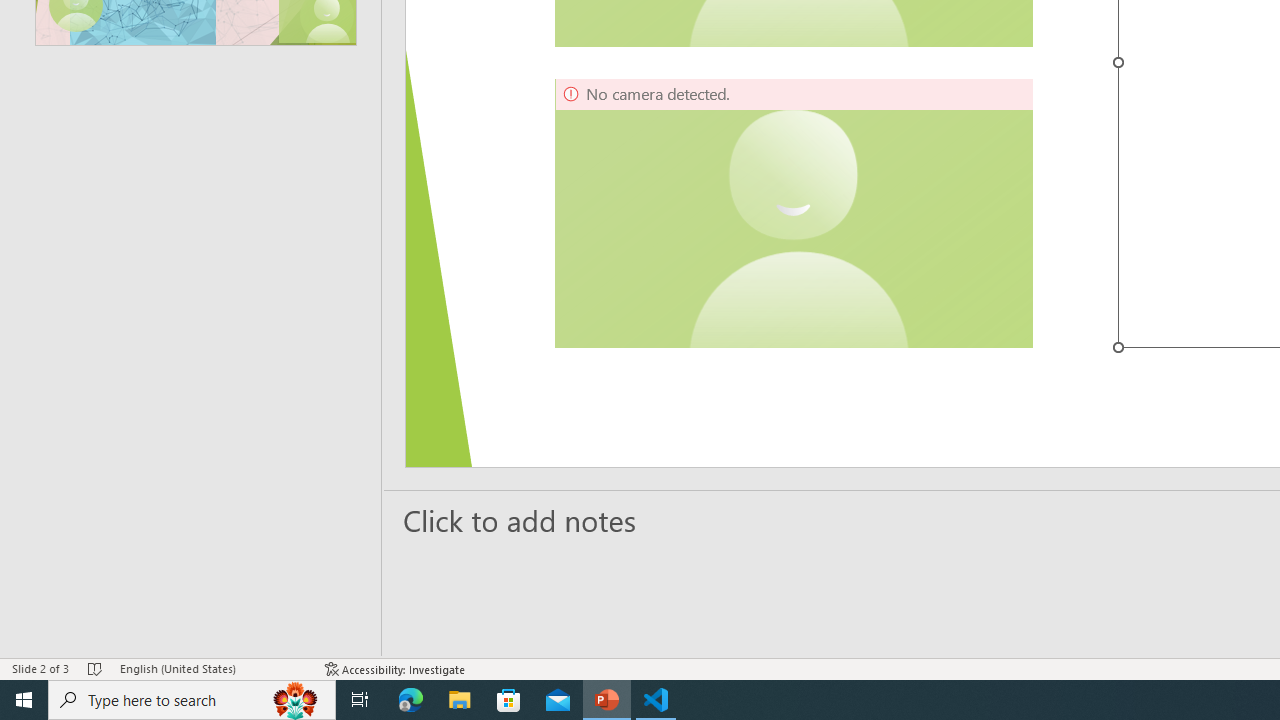 The width and height of the screenshot is (1280, 720). Describe the element at coordinates (793, 213) in the screenshot. I see `'Camera 5, No camera detected.'` at that location.